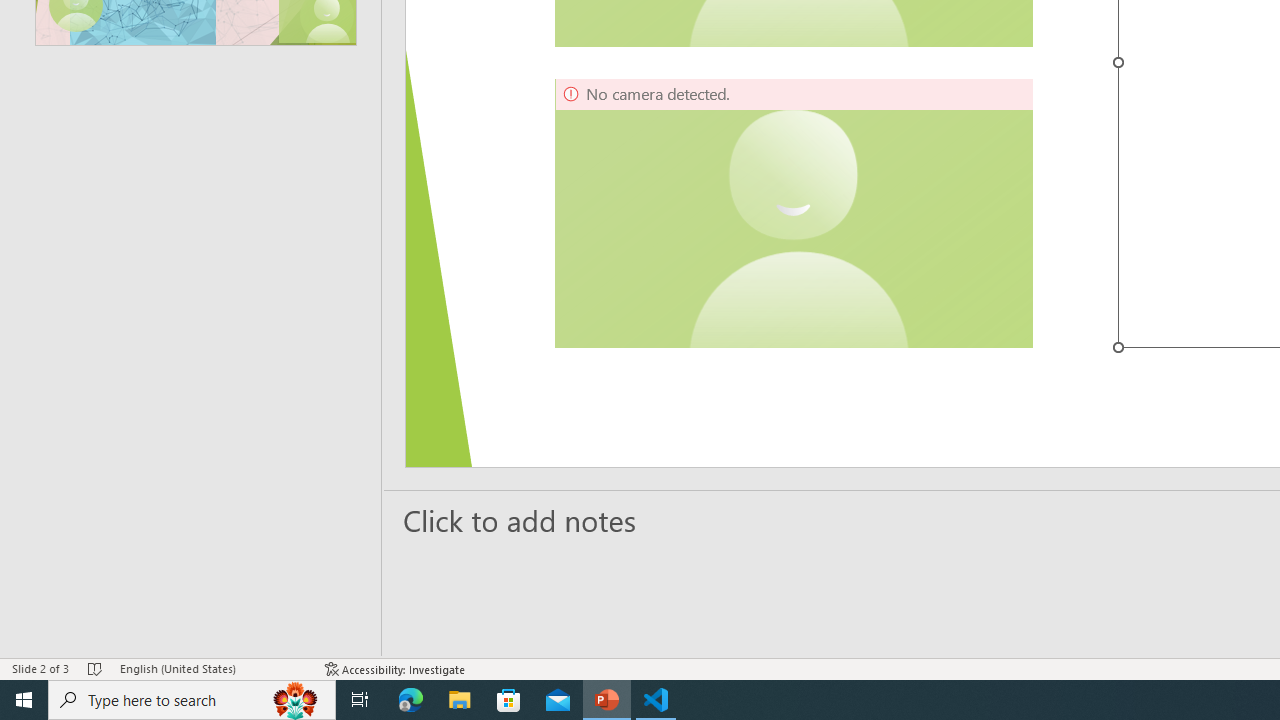 The width and height of the screenshot is (1280, 720). Describe the element at coordinates (793, 213) in the screenshot. I see `'Camera 5, No camera detected.'` at that location.